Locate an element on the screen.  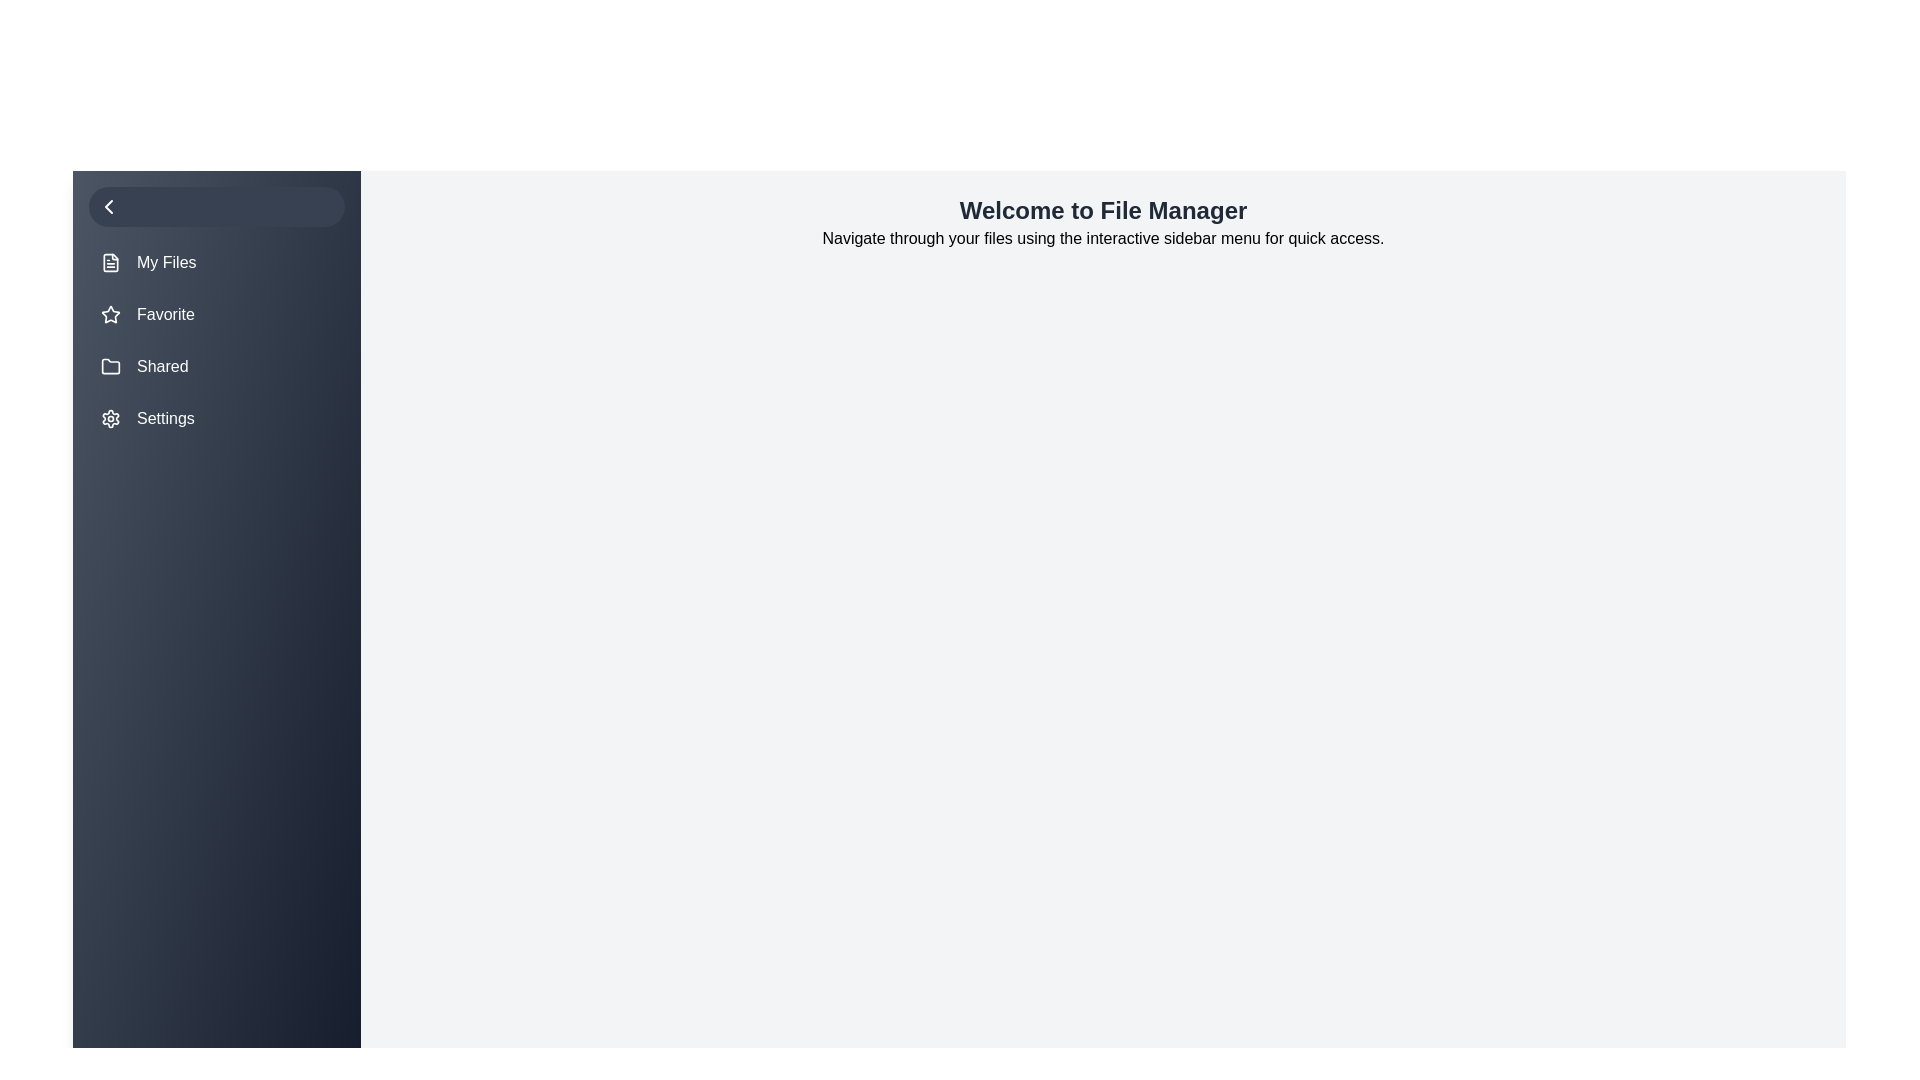
the menu item labeled Settings is located at coordinates (216, 418).